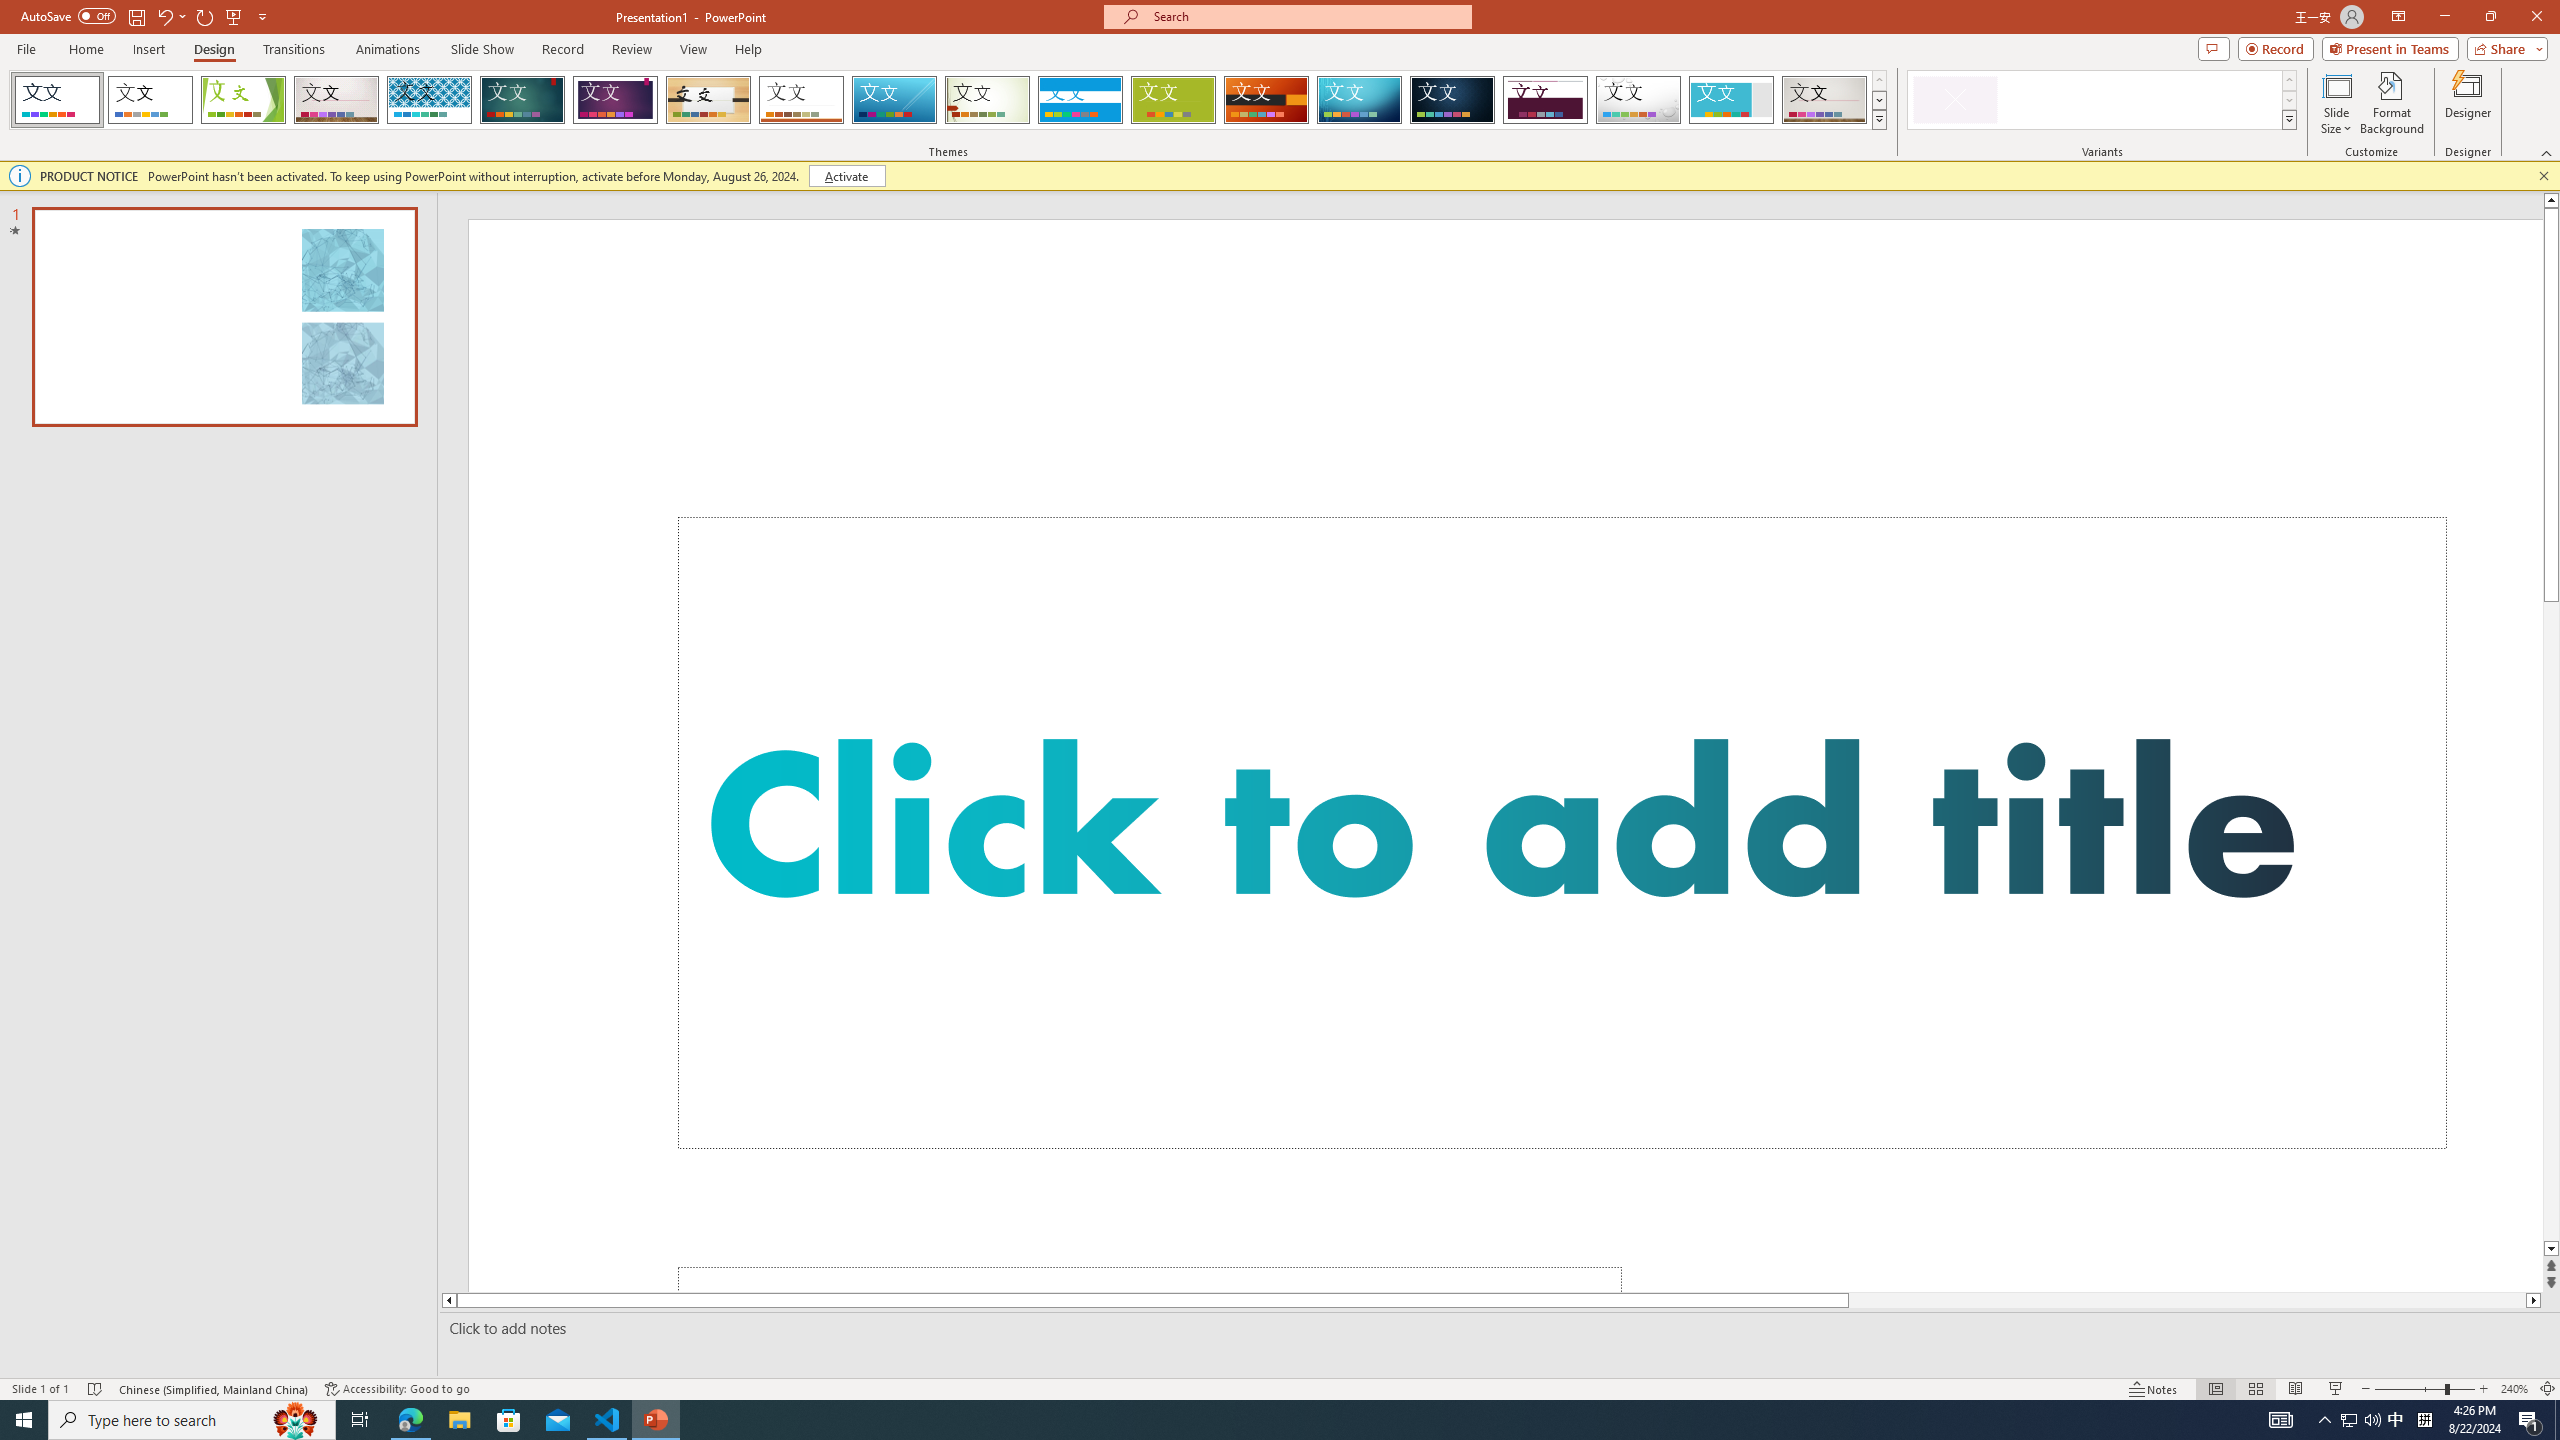 The height and width of the screenshot is (1440, 2560). What do you see at coordinates (57, 99) in the screenshot?
I see `'FadeVTI'` at bounding box center [57, 99].